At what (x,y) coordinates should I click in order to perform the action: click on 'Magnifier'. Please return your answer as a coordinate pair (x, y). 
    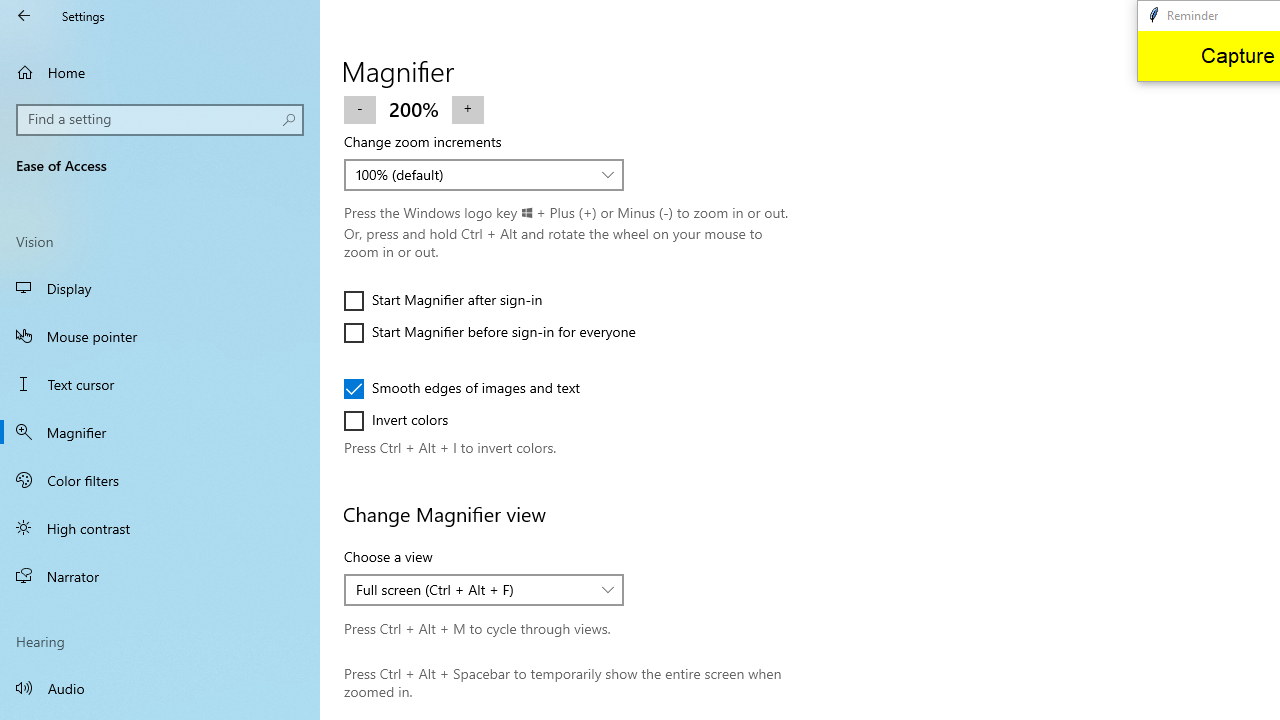
    Looking at the image, I should click on (160, 431).